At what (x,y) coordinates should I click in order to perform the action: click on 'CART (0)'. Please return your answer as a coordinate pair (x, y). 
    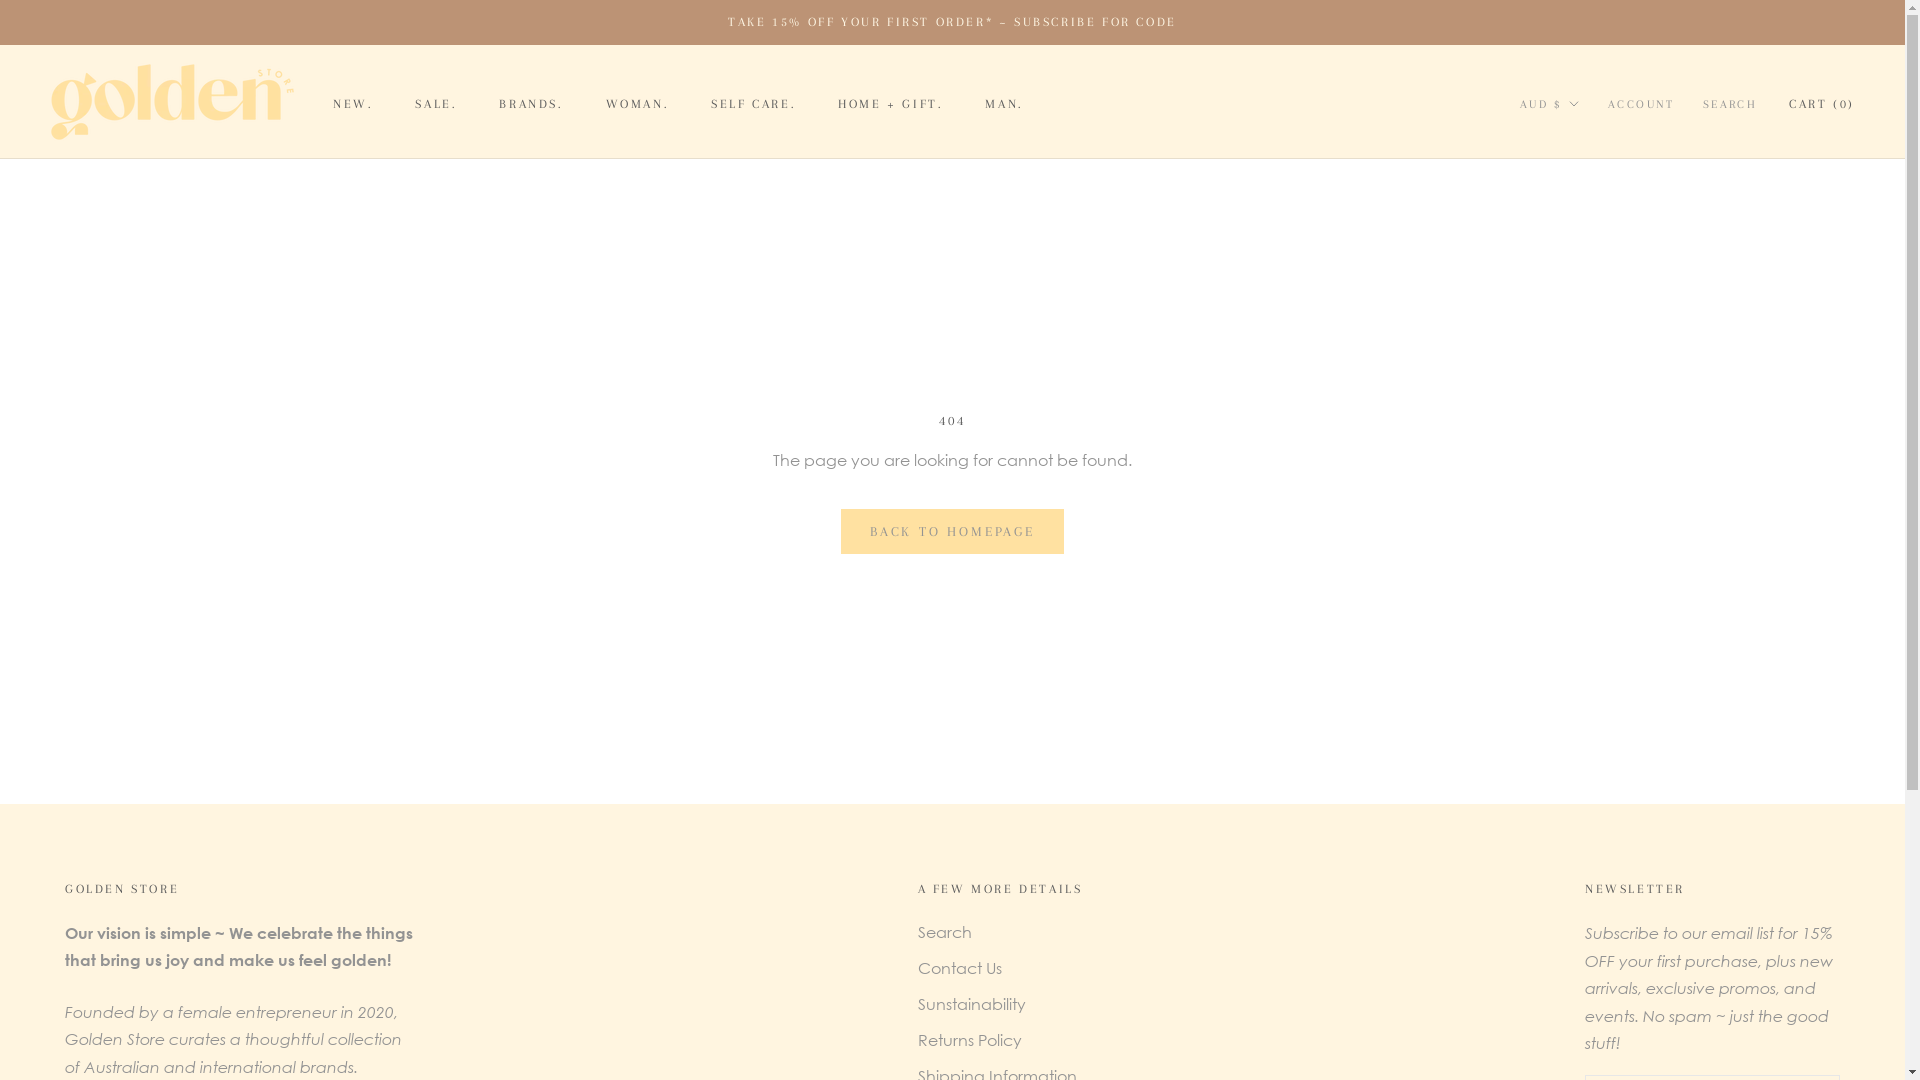
    Looking at the image, I should click on (1822, 104).